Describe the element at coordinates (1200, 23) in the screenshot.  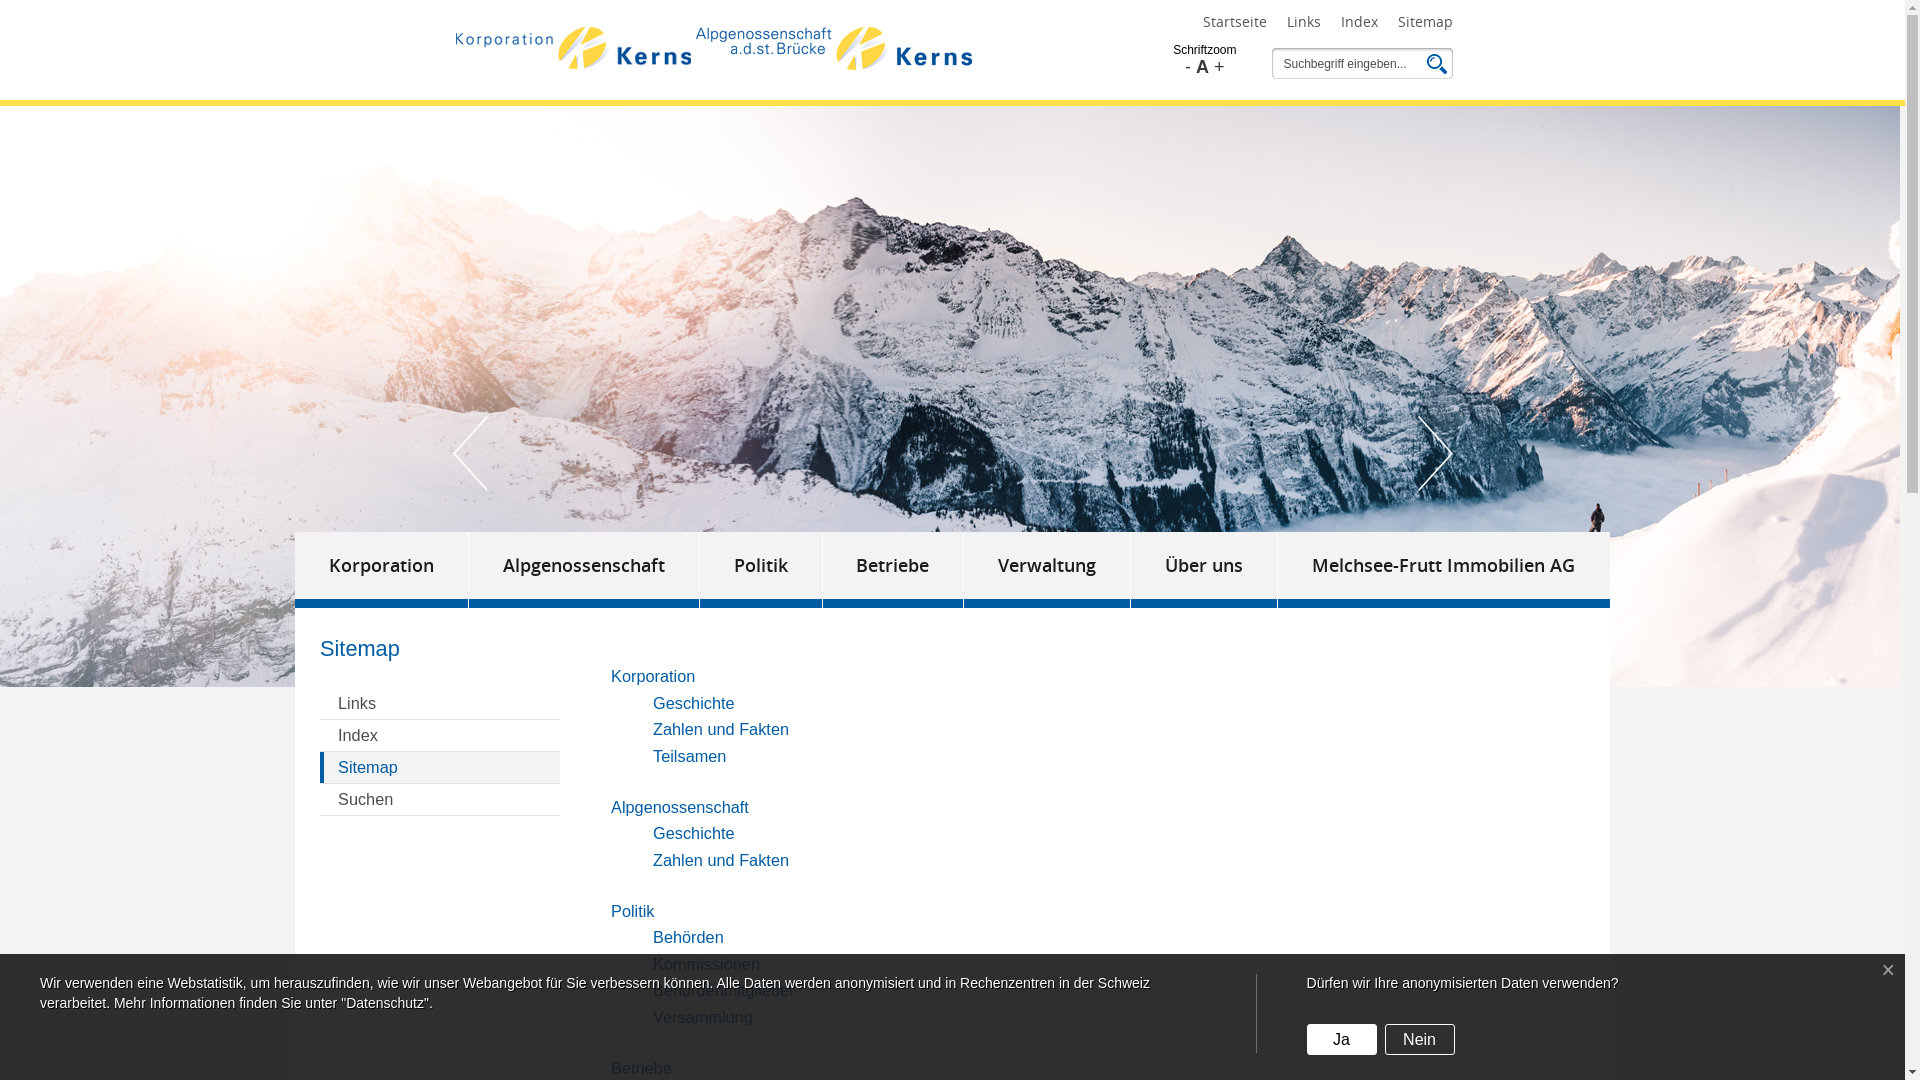
I see `'Startseite'` at that location.